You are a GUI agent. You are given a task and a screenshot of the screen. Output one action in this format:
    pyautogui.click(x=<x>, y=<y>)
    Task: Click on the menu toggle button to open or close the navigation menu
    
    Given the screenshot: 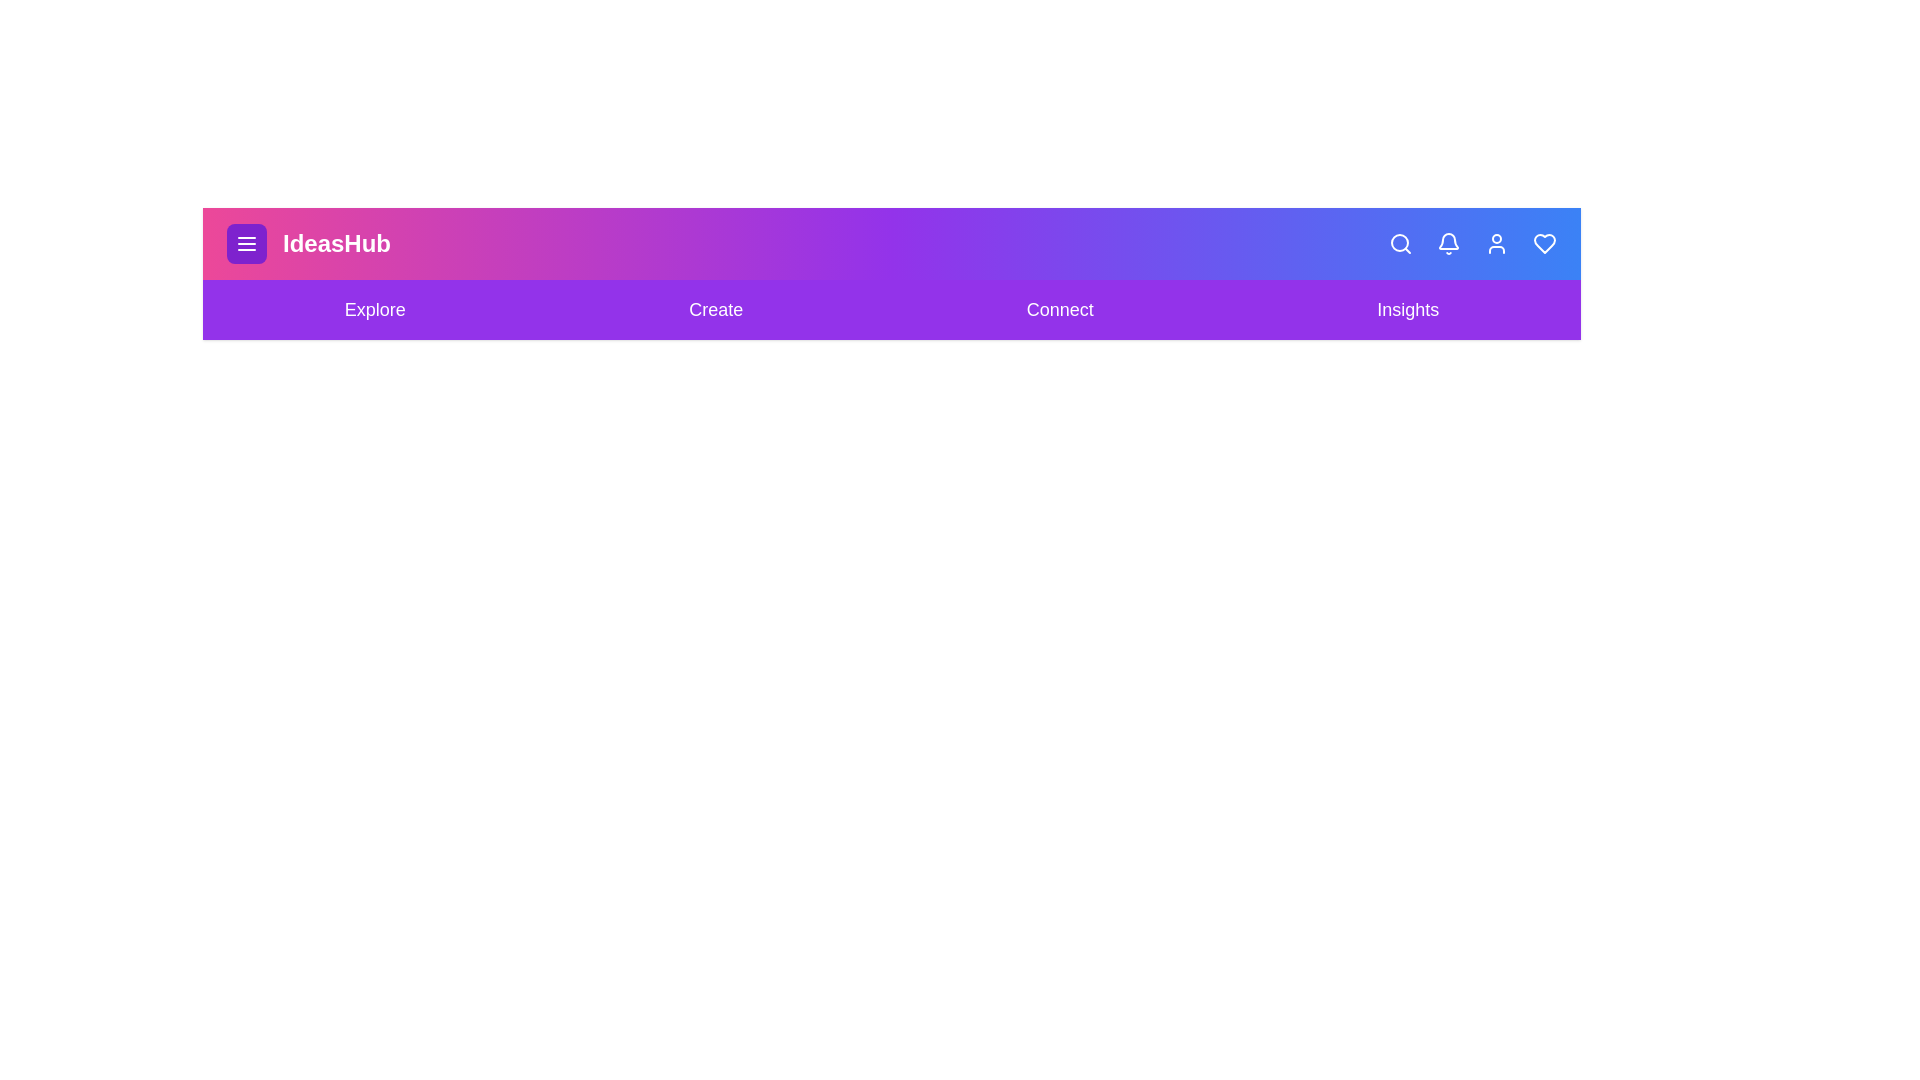 What is the action you would take?
    pyautogui.click(x=245, y=242)
    